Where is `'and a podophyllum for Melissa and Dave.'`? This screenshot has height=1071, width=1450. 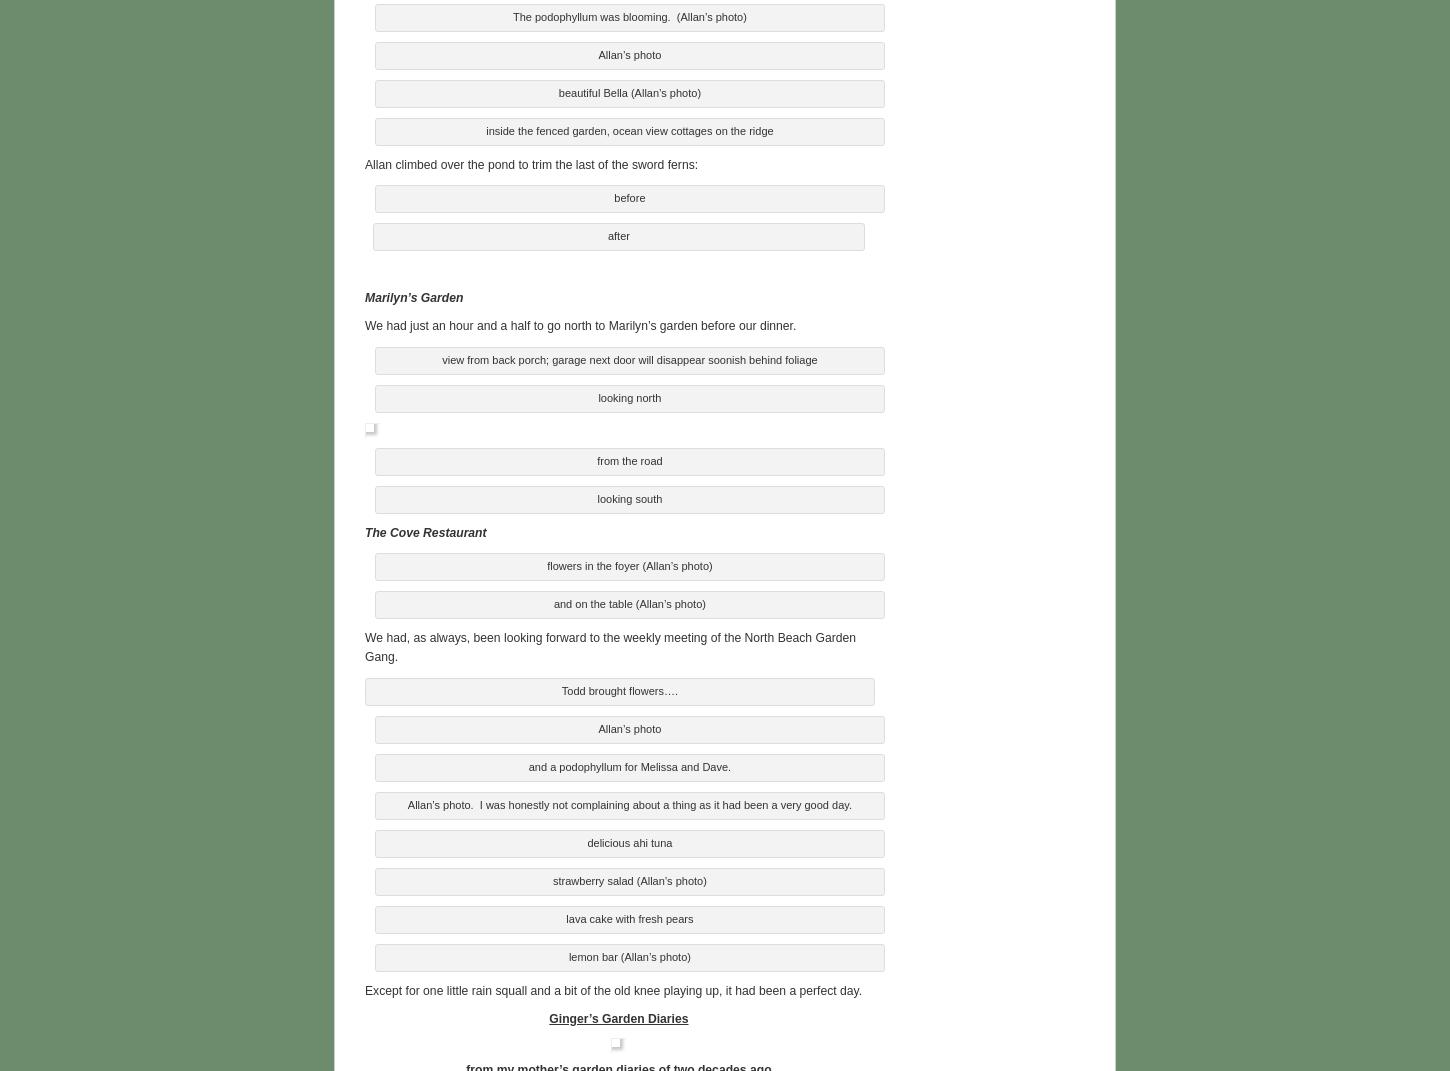 'and a podophyllum for Melissa and Dave.' is located at coordinates (527, 764).